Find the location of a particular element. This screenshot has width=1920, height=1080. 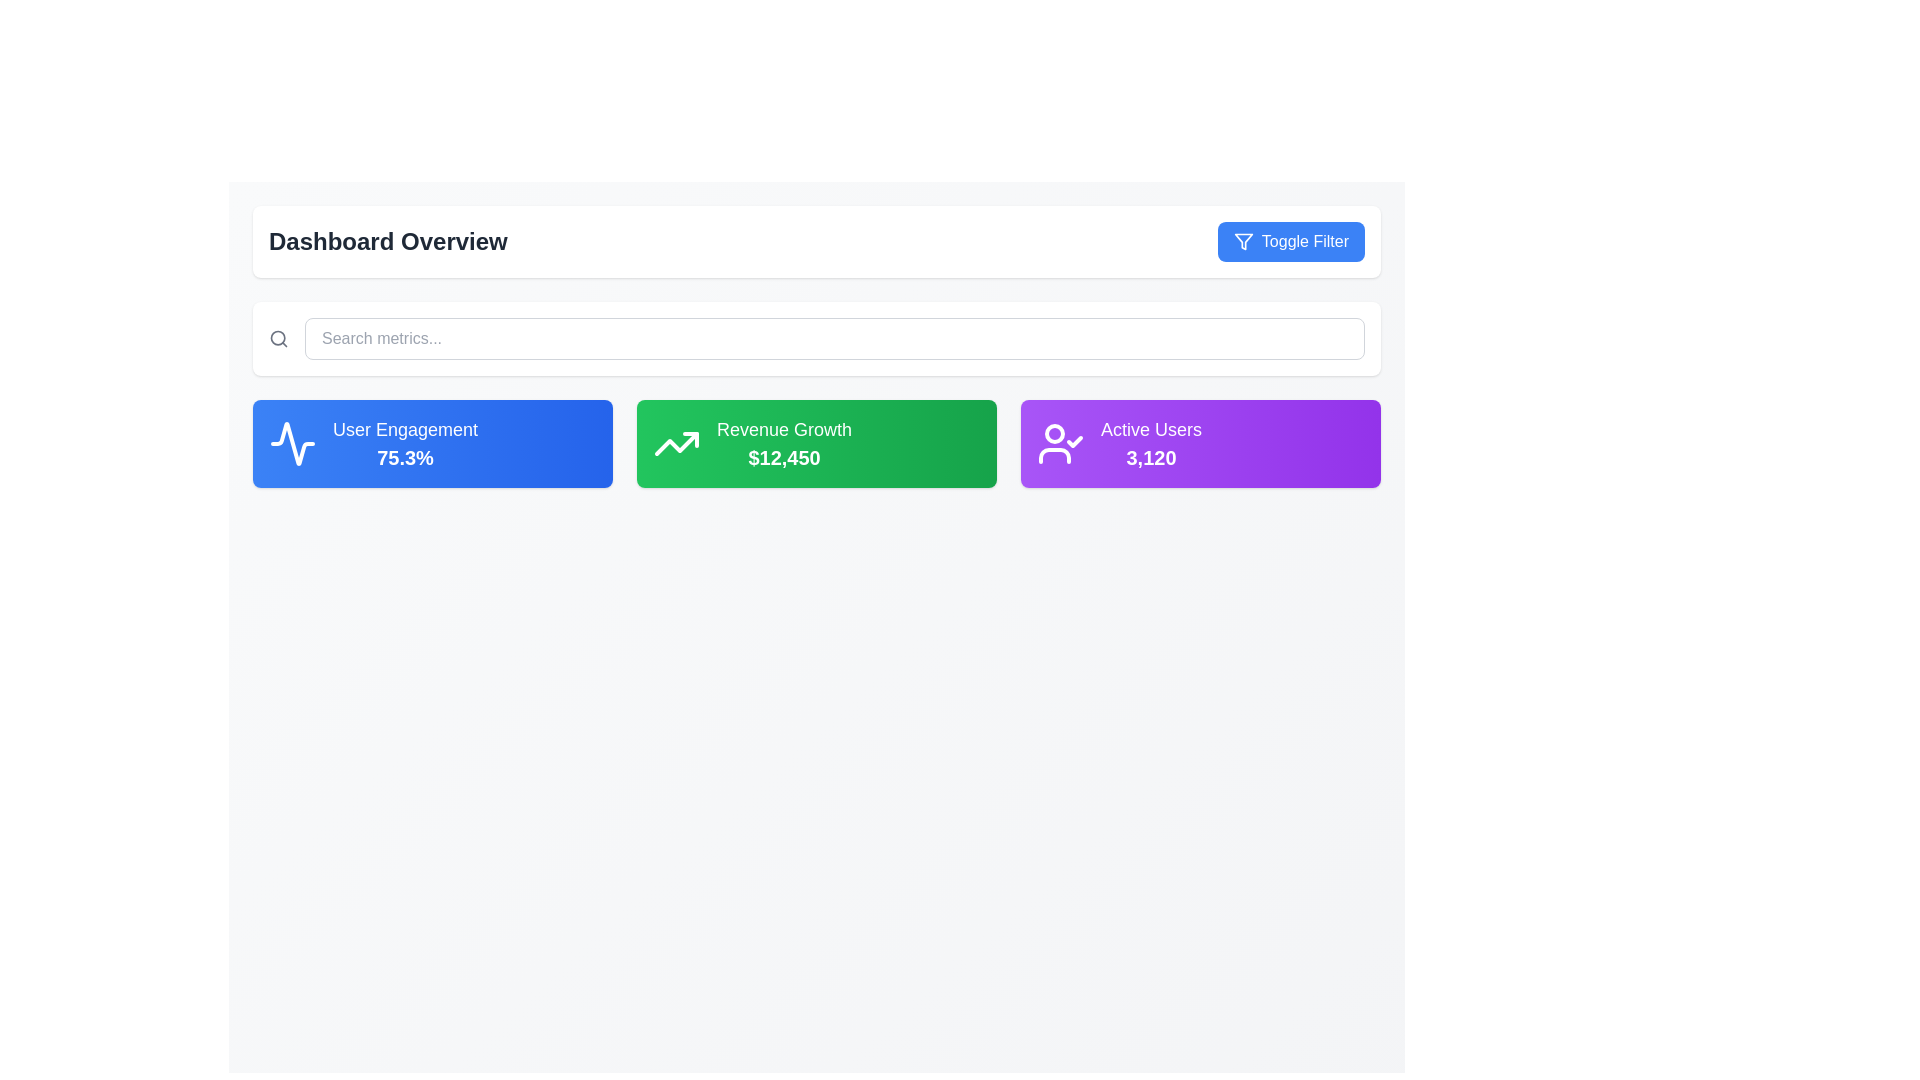

the SVG graphic of the line graph icon representing 'User Engagement 75.3%' is located at coordinates (291, 442).